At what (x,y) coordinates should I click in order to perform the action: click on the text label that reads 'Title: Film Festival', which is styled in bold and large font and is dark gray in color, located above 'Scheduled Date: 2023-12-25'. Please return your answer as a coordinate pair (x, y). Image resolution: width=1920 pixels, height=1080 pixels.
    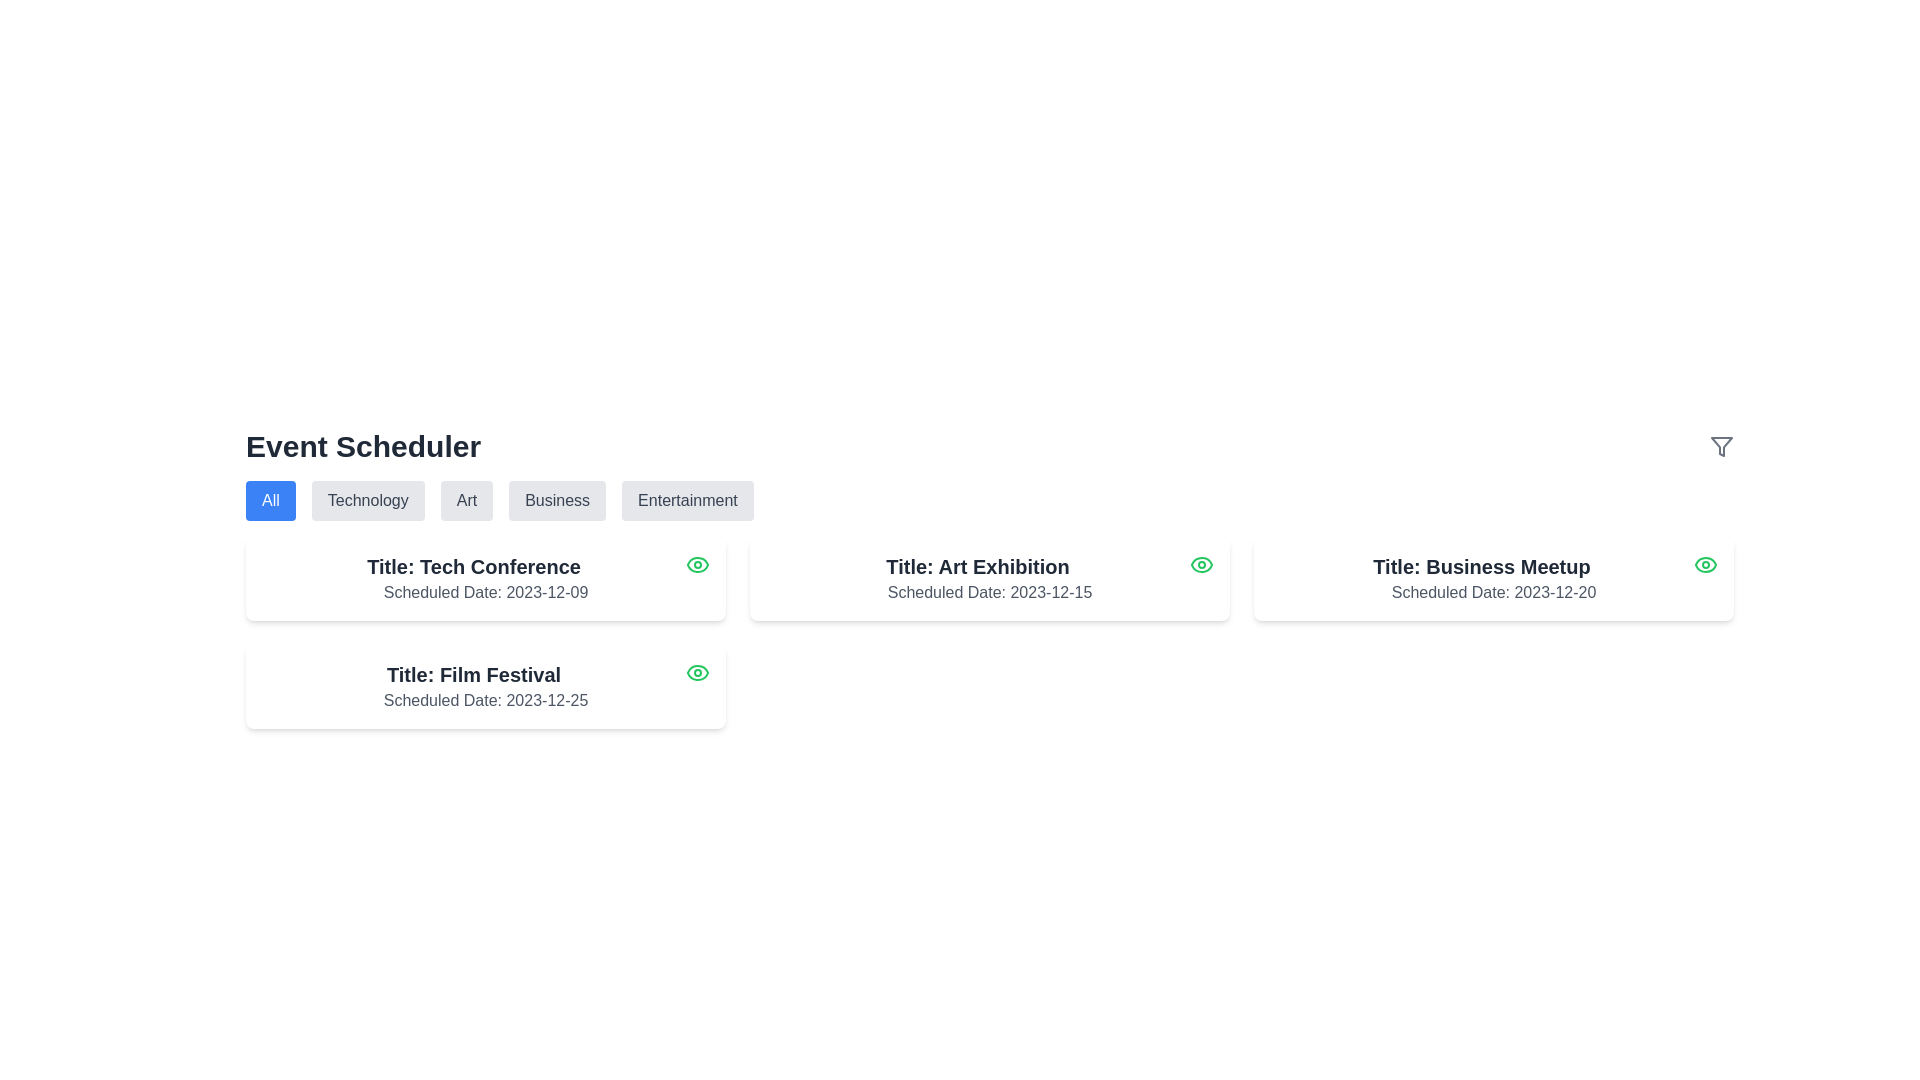
    Looking at the image, I should click on (485, 675).